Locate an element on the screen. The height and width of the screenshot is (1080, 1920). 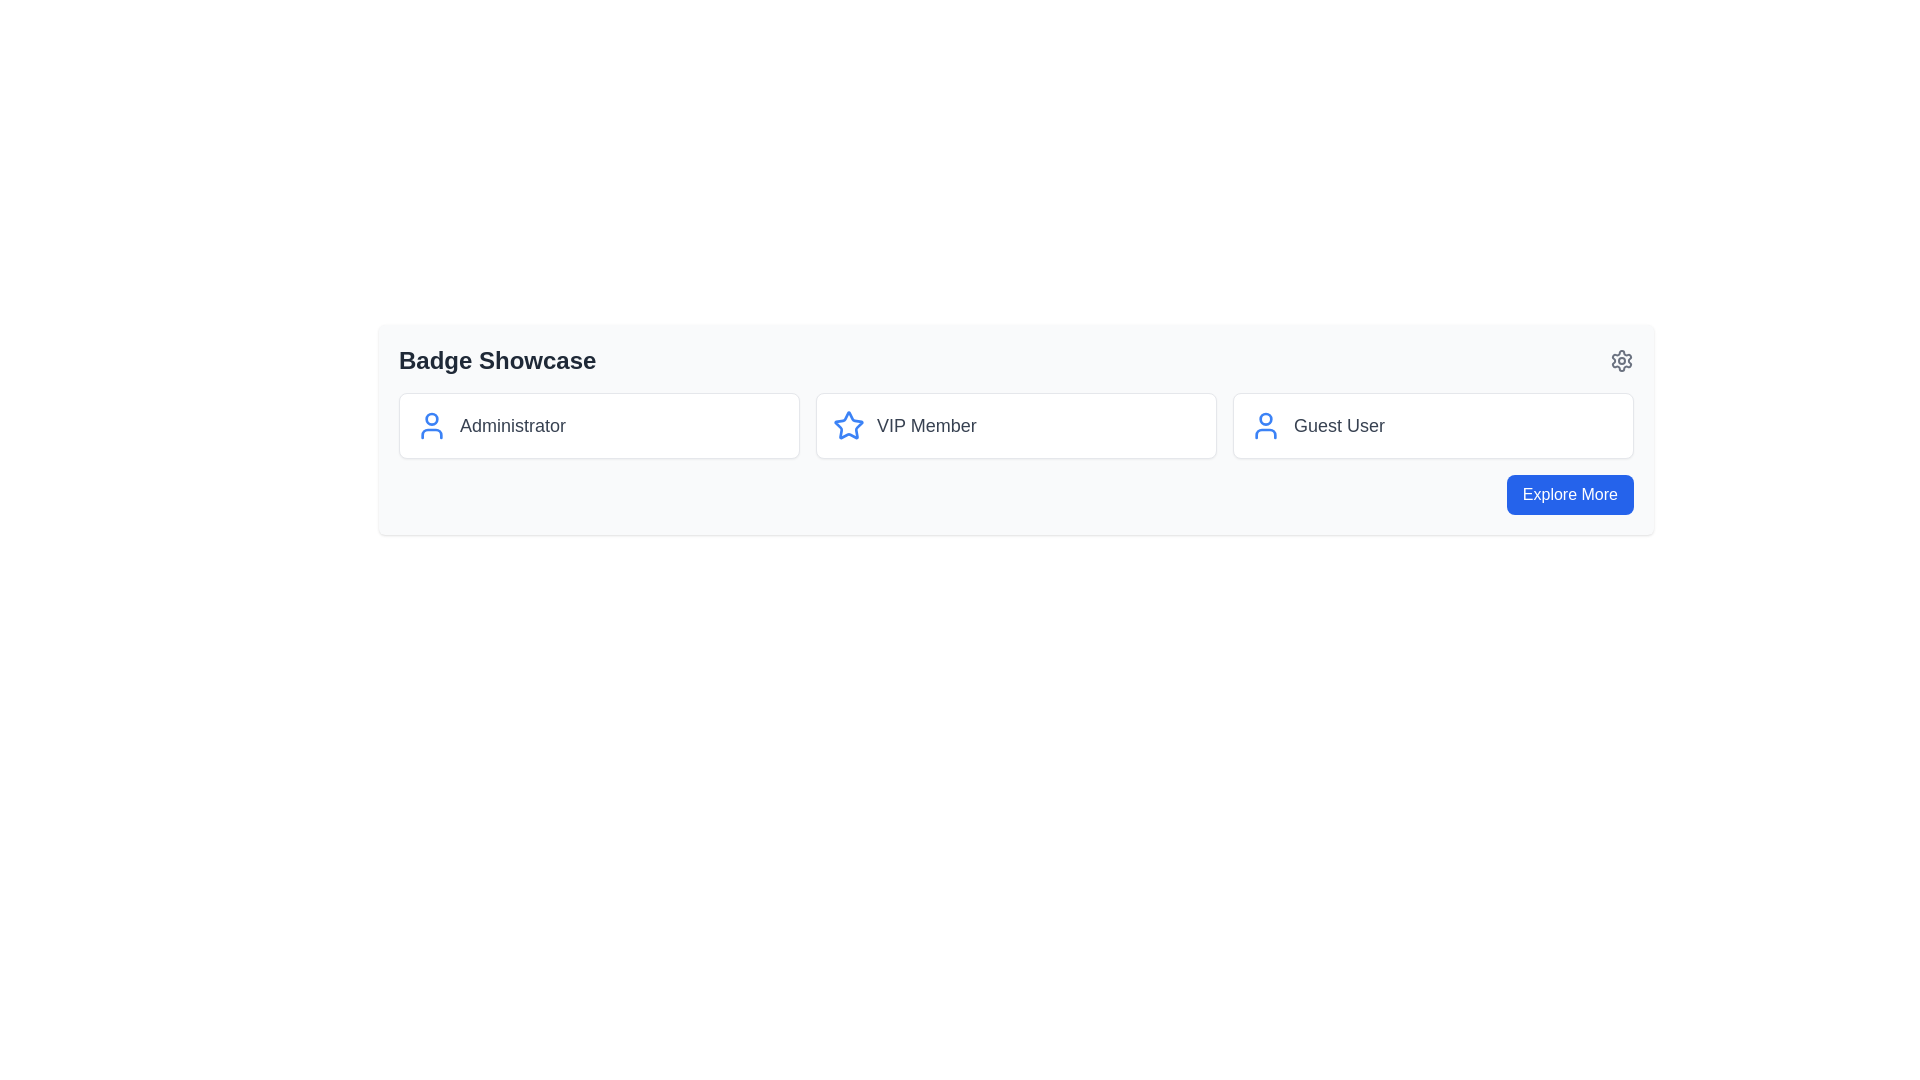
the 'VIP Member' badge, which is the second item in a horizontal grid of three badges, positioned centrally between the 'Administrator' badge and the 'Guest User' badge is located at coordinates (1016, 424).